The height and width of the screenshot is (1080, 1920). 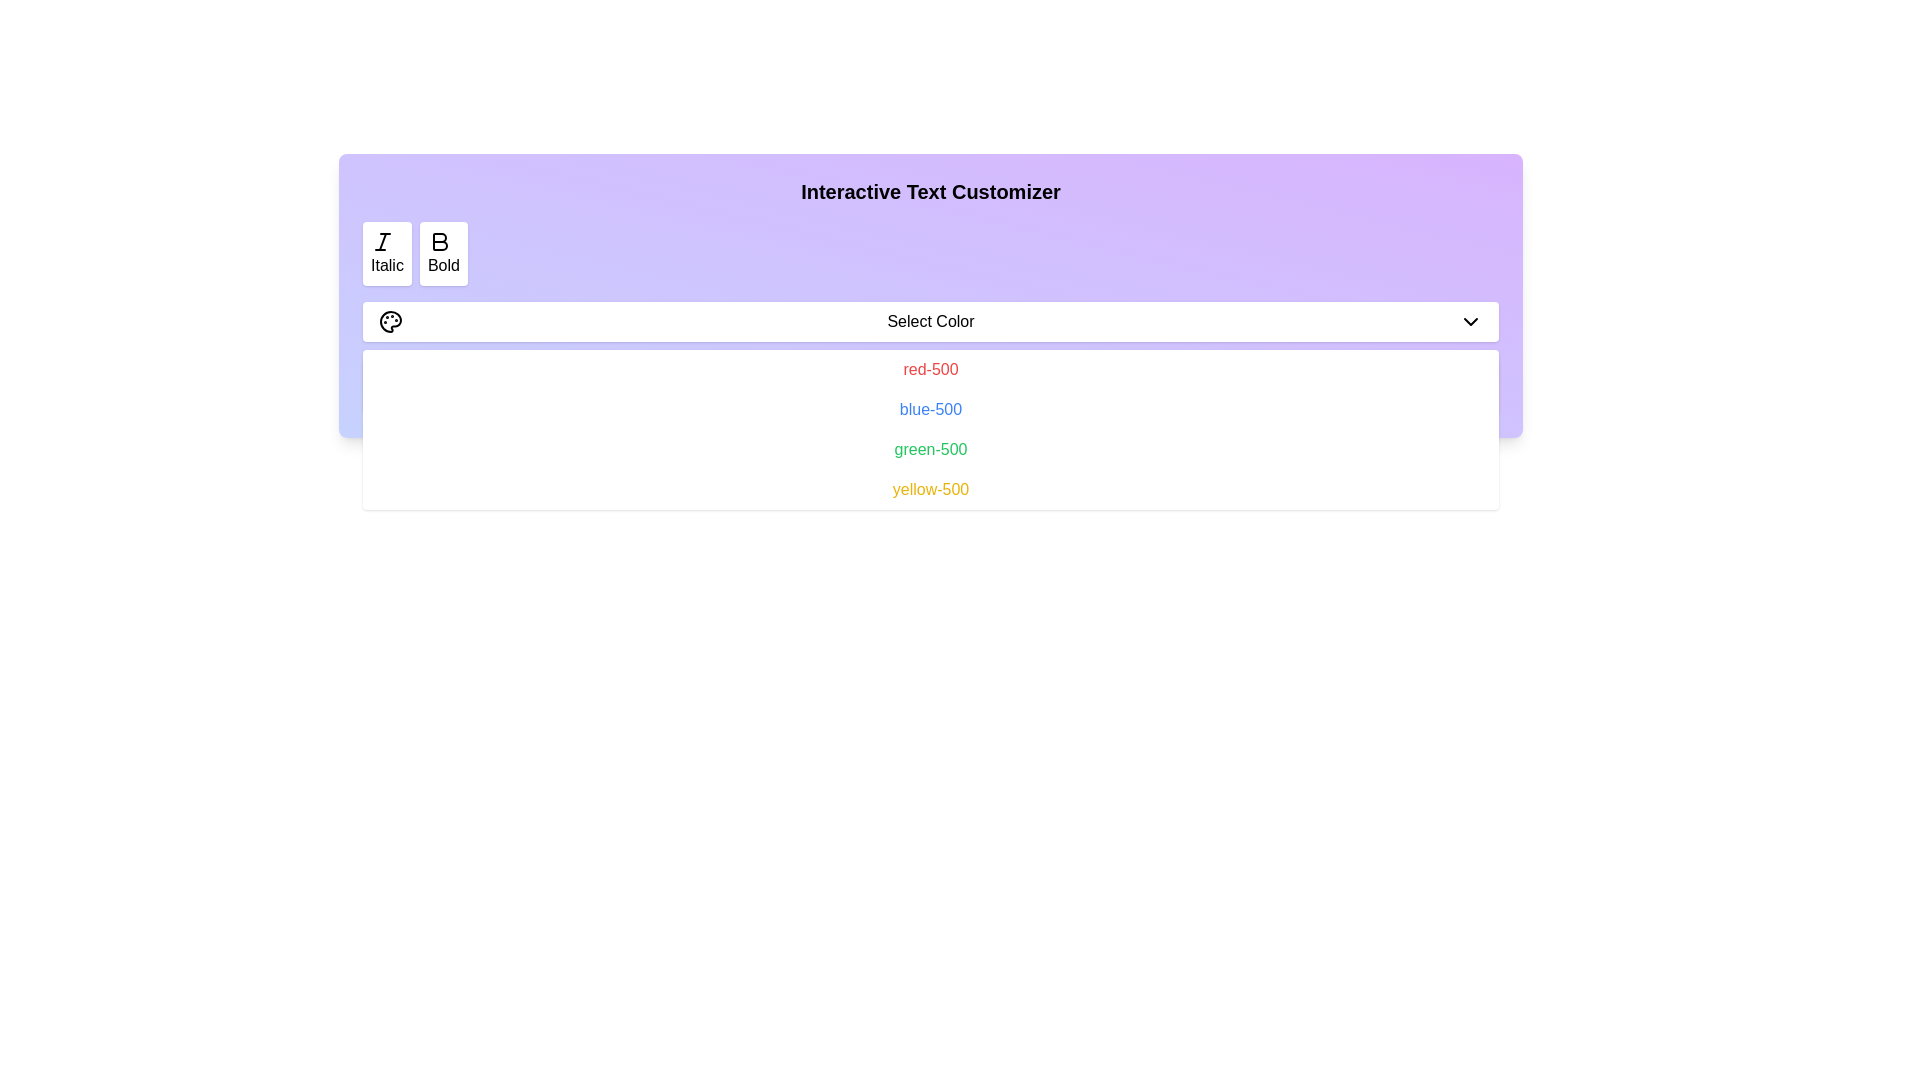 What do you see at coordinates (930, 448) in the screenshot?
I see `the 'green-500' color theme option in the dropdown menu, which is the third item in the vertically stacked list of color options` at bounding box center [930, 448].